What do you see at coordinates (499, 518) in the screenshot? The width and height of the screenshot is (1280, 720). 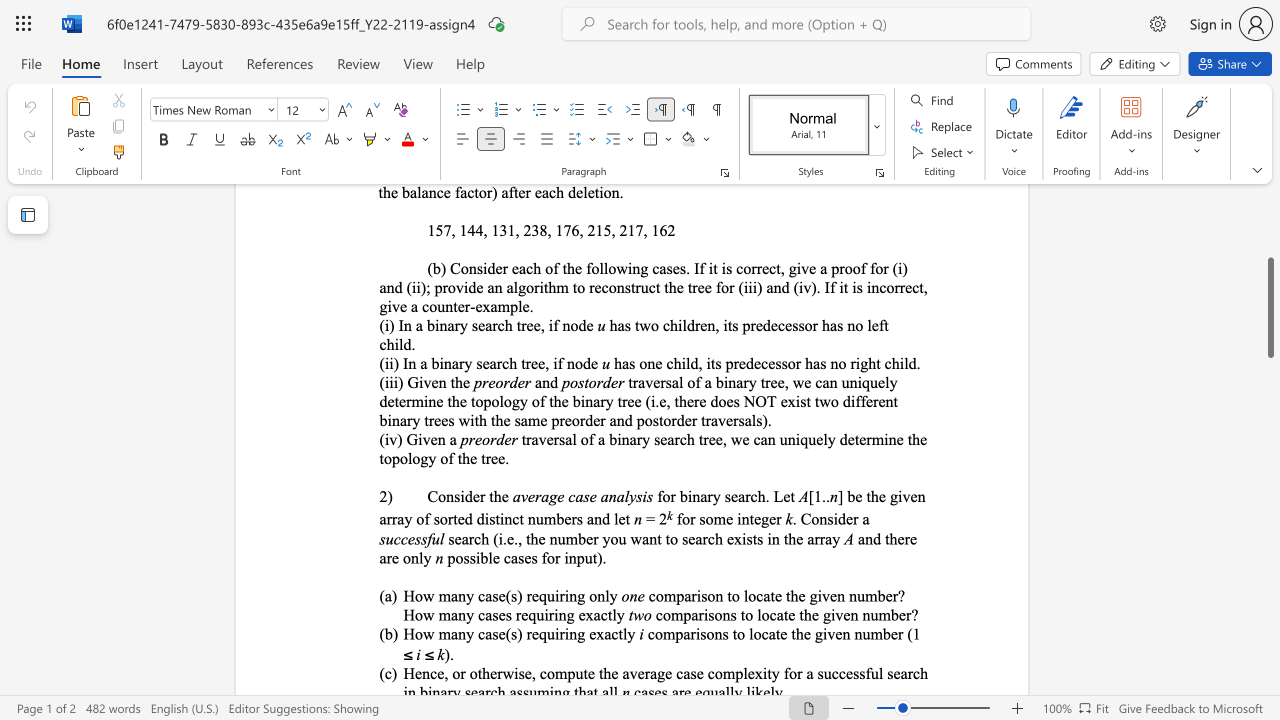 I see `the subset text "inct numbers a" within the text "] be the given array of sorted distinct numbers and let"` at bounding box center [499, 518].